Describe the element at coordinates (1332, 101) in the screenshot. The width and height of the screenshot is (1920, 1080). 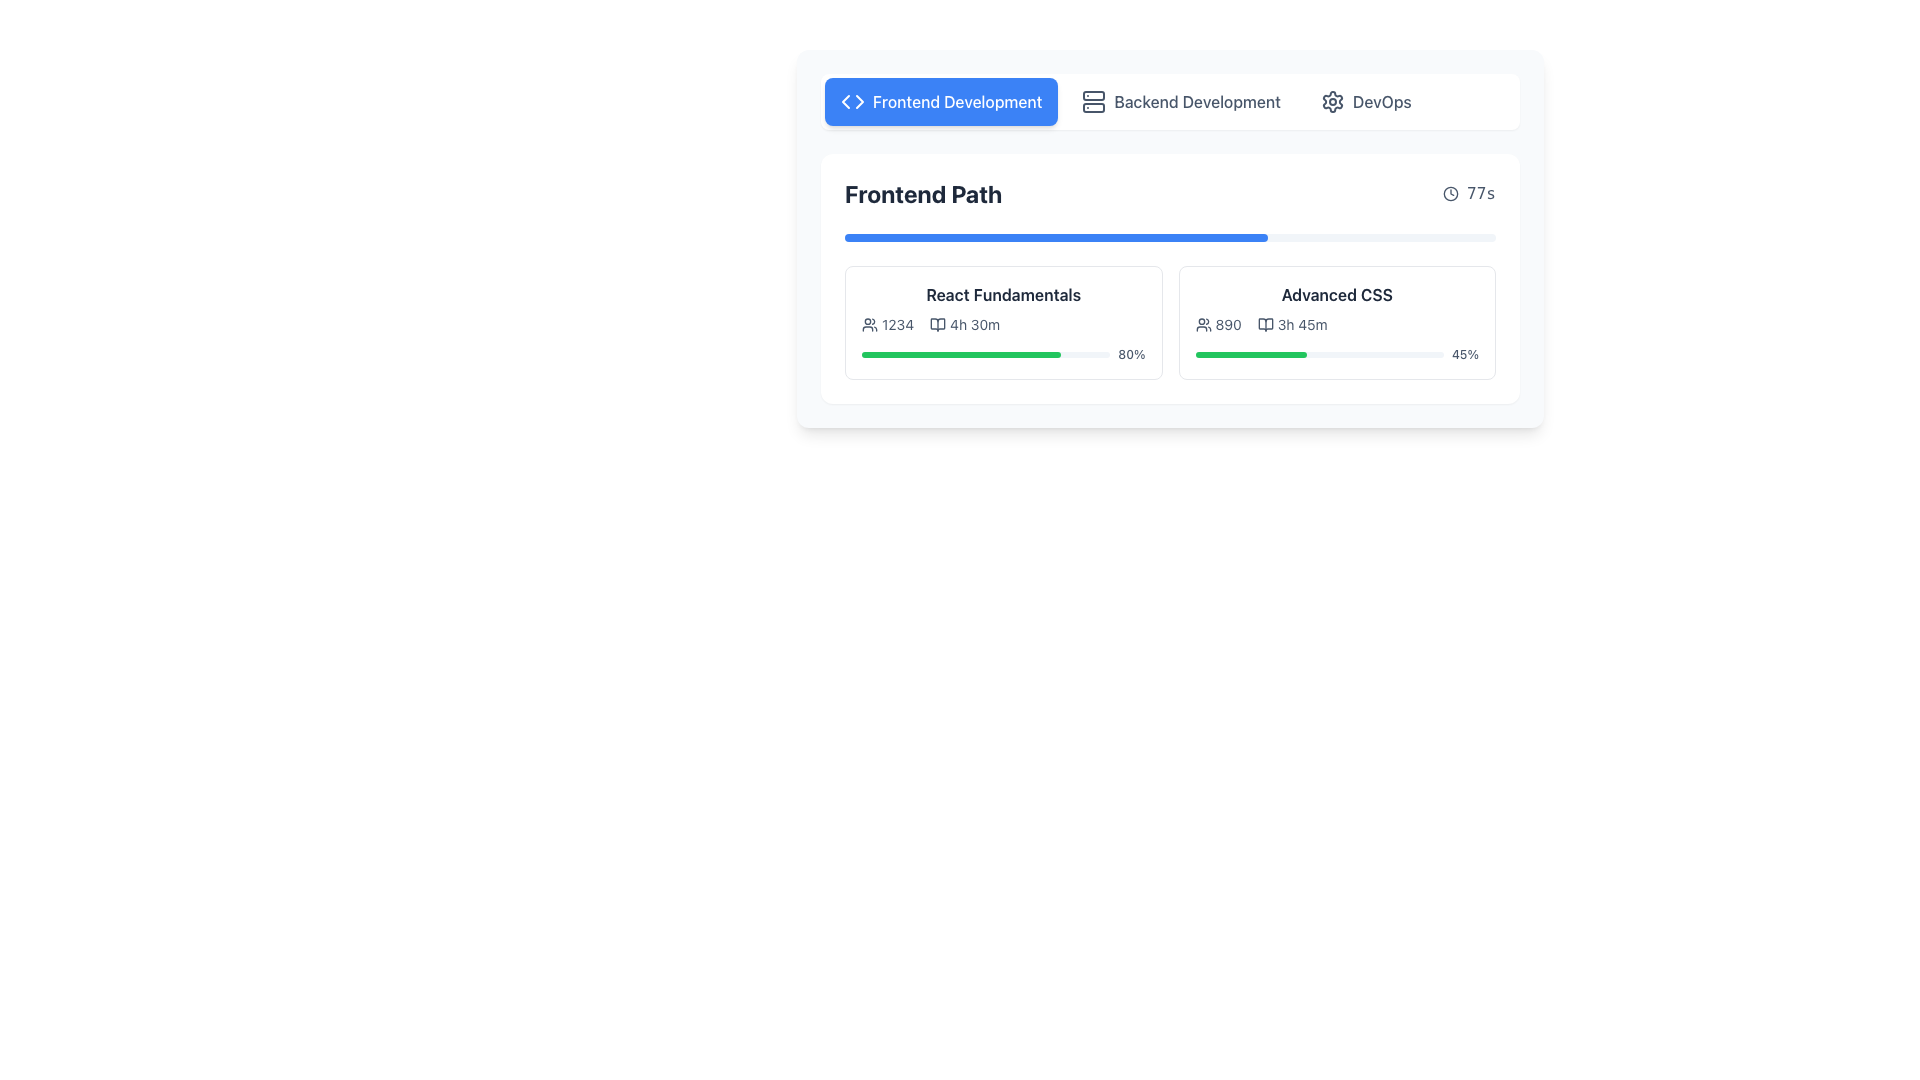
I see `the Settings icon located to the left of the 'DevOps' text` at that location.